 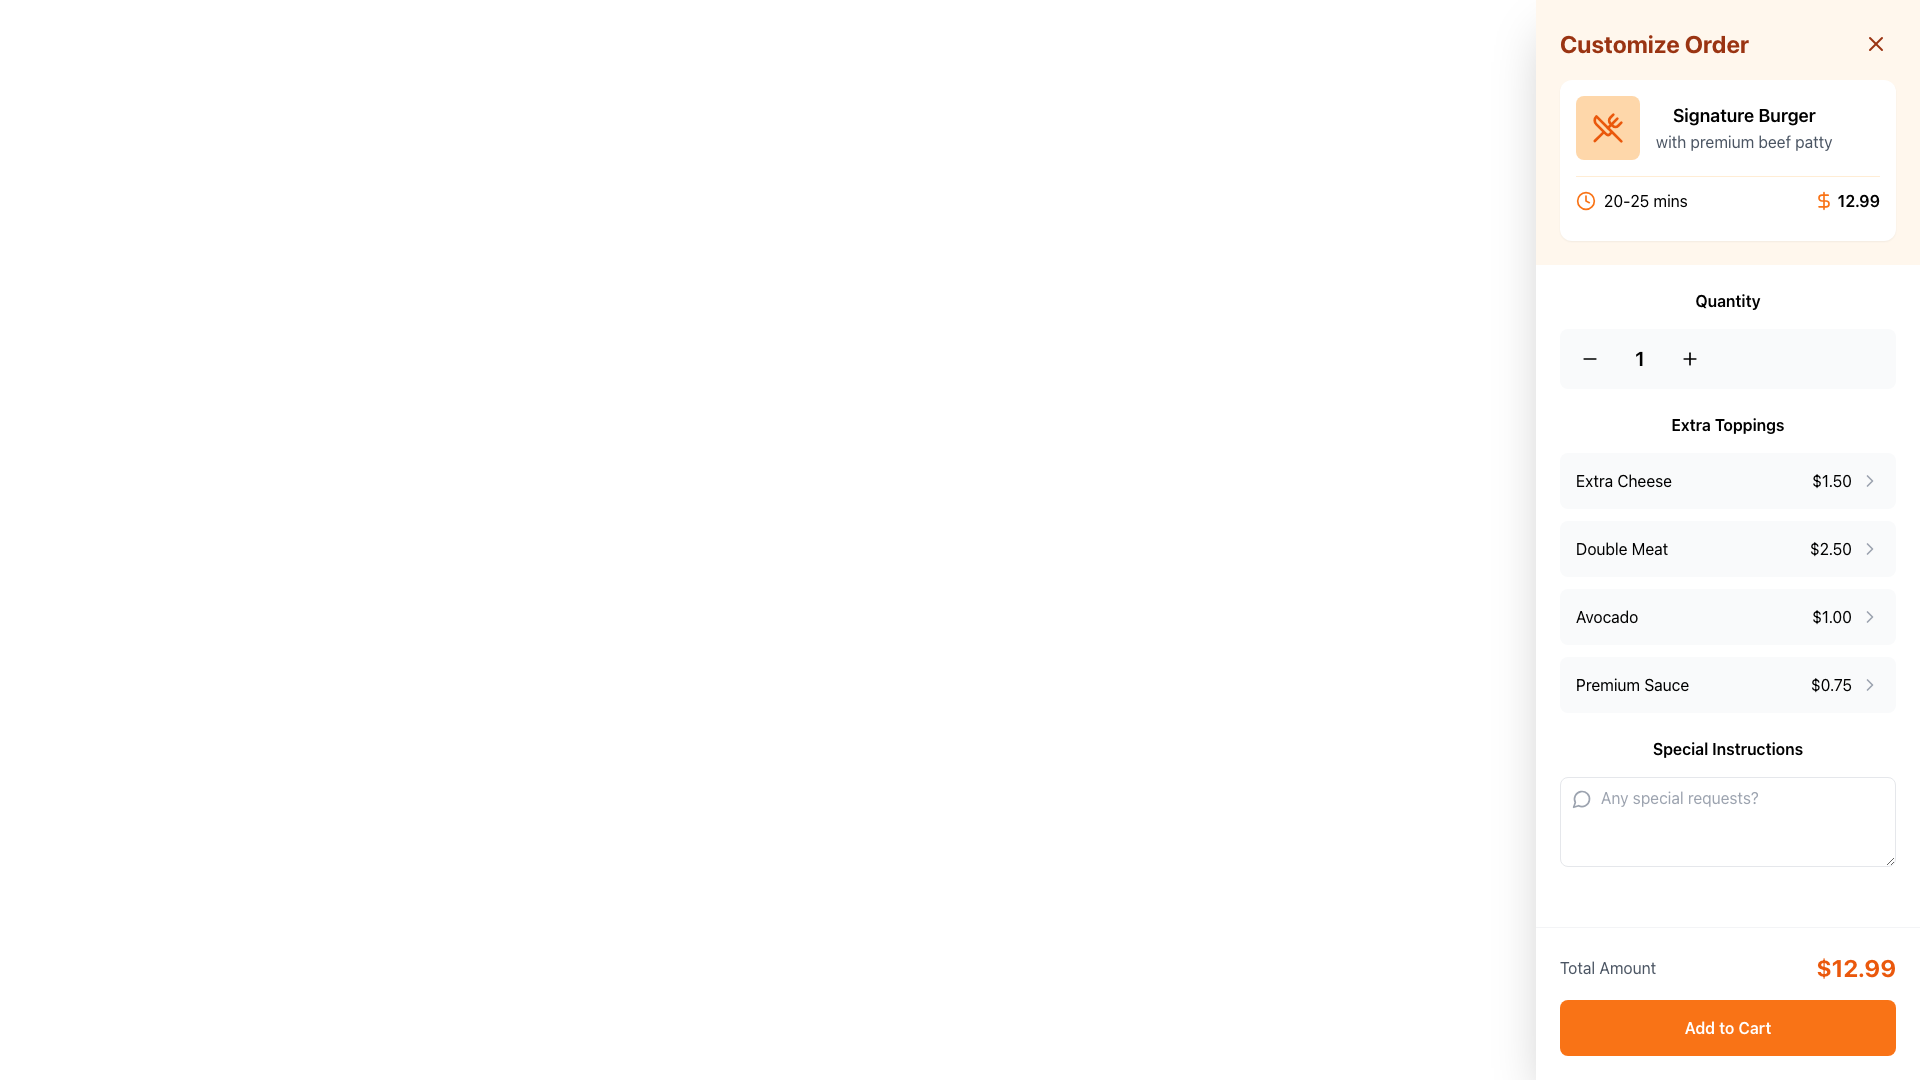 What do you see at coordinates (1584, 200) in the screenshot?
I see `the clock icon indicating the estimated time for an event located near the top of the right panel under the 'Customize Order' heading, specifically to the immediate left of the text '20-25 mins'` at bounding box center [1584, 200].